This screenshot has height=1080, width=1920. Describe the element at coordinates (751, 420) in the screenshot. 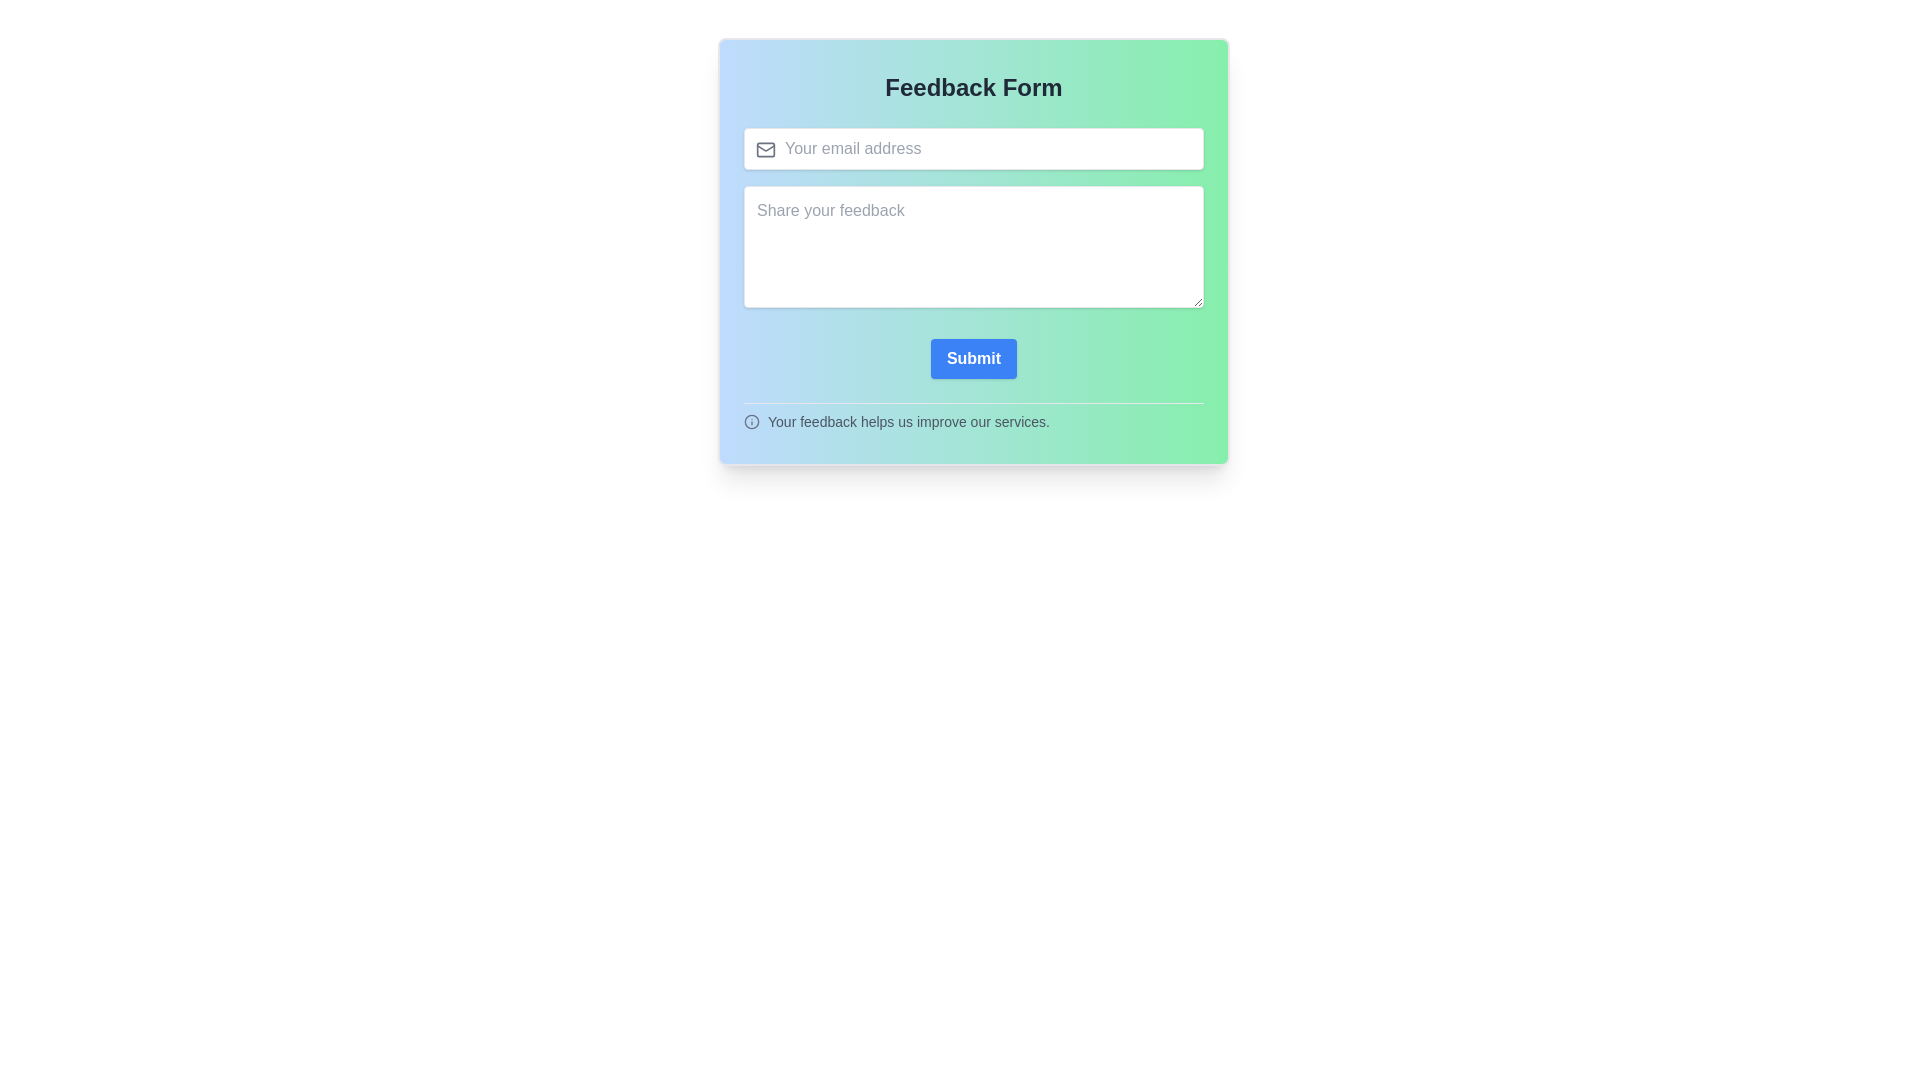

I see `the circular icon background element positioned at the bottom-left corner of the feedback-related text 'Your feedback helps us improve our services.'` at that location.